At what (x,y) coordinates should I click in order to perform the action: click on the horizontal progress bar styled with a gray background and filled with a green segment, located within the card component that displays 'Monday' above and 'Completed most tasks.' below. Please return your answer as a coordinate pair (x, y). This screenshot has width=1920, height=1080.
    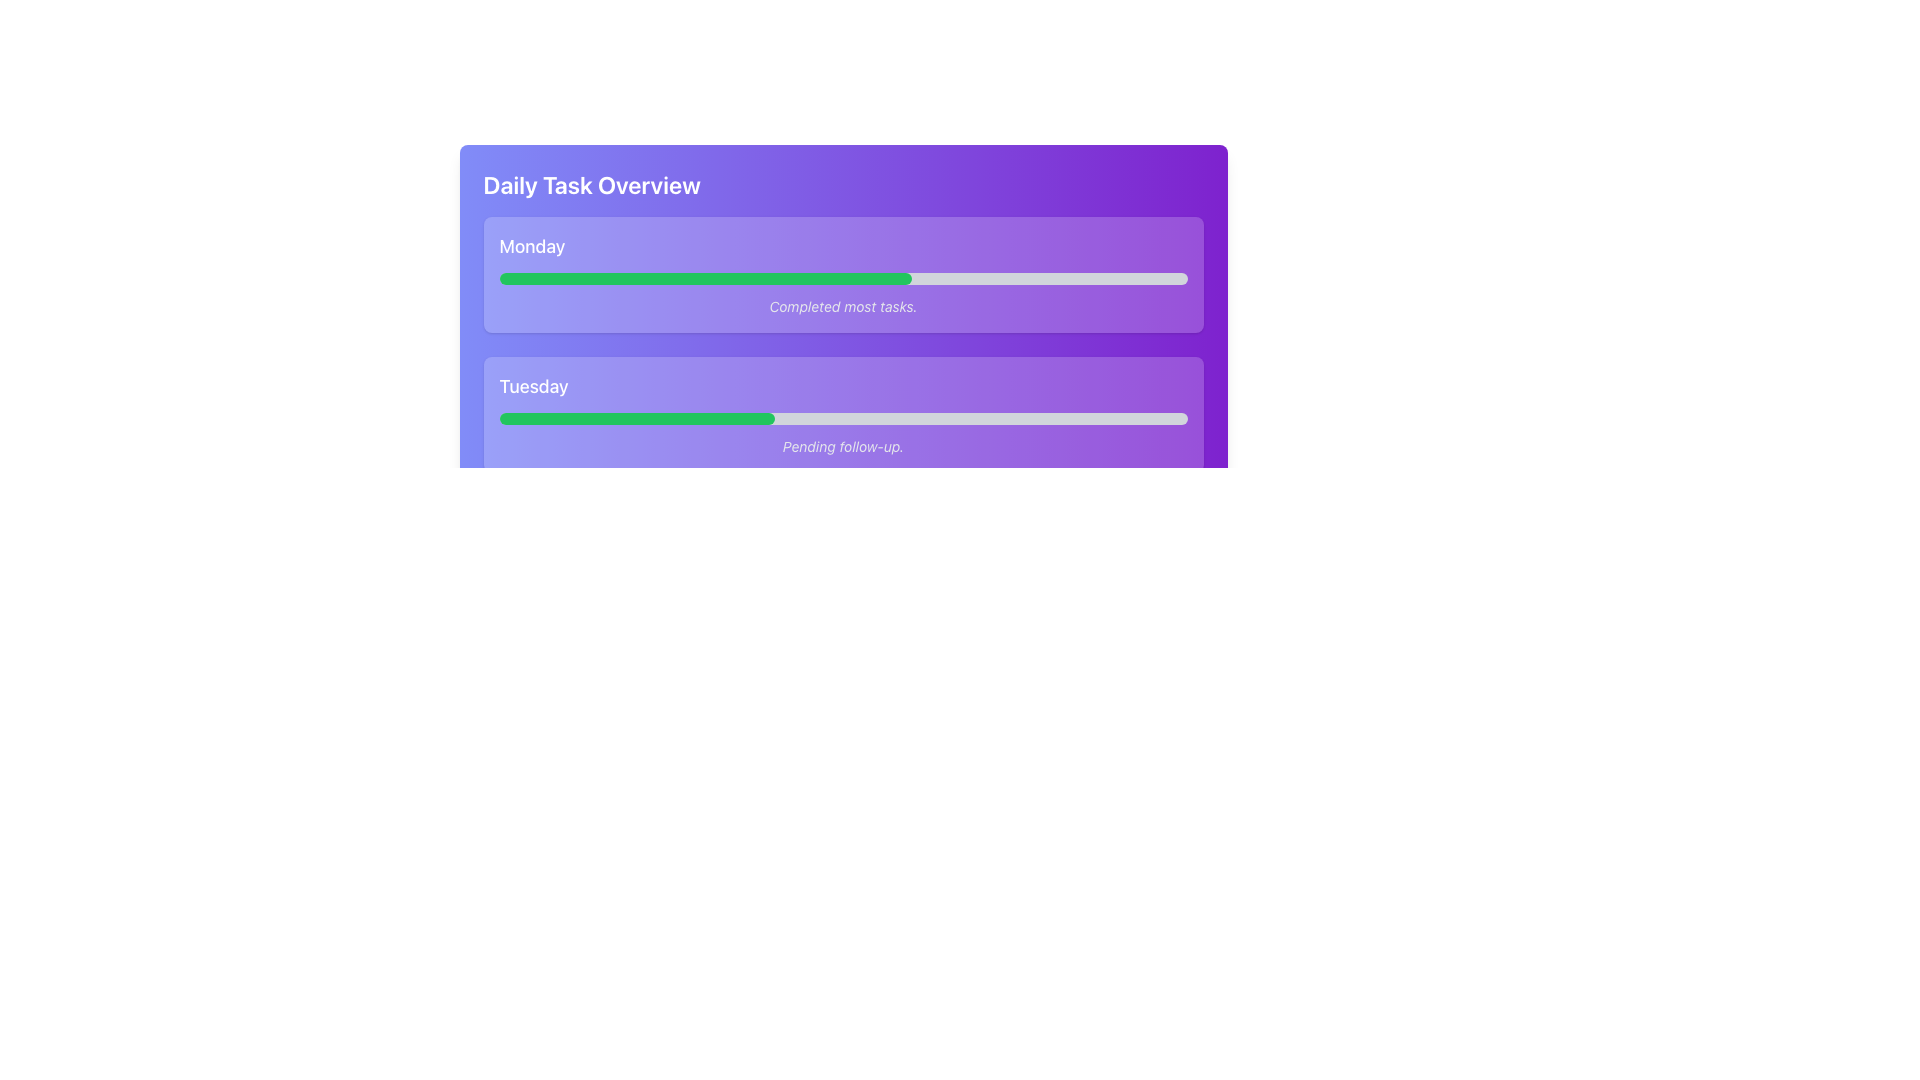
    Looking at the image, I should click on (843, 278).